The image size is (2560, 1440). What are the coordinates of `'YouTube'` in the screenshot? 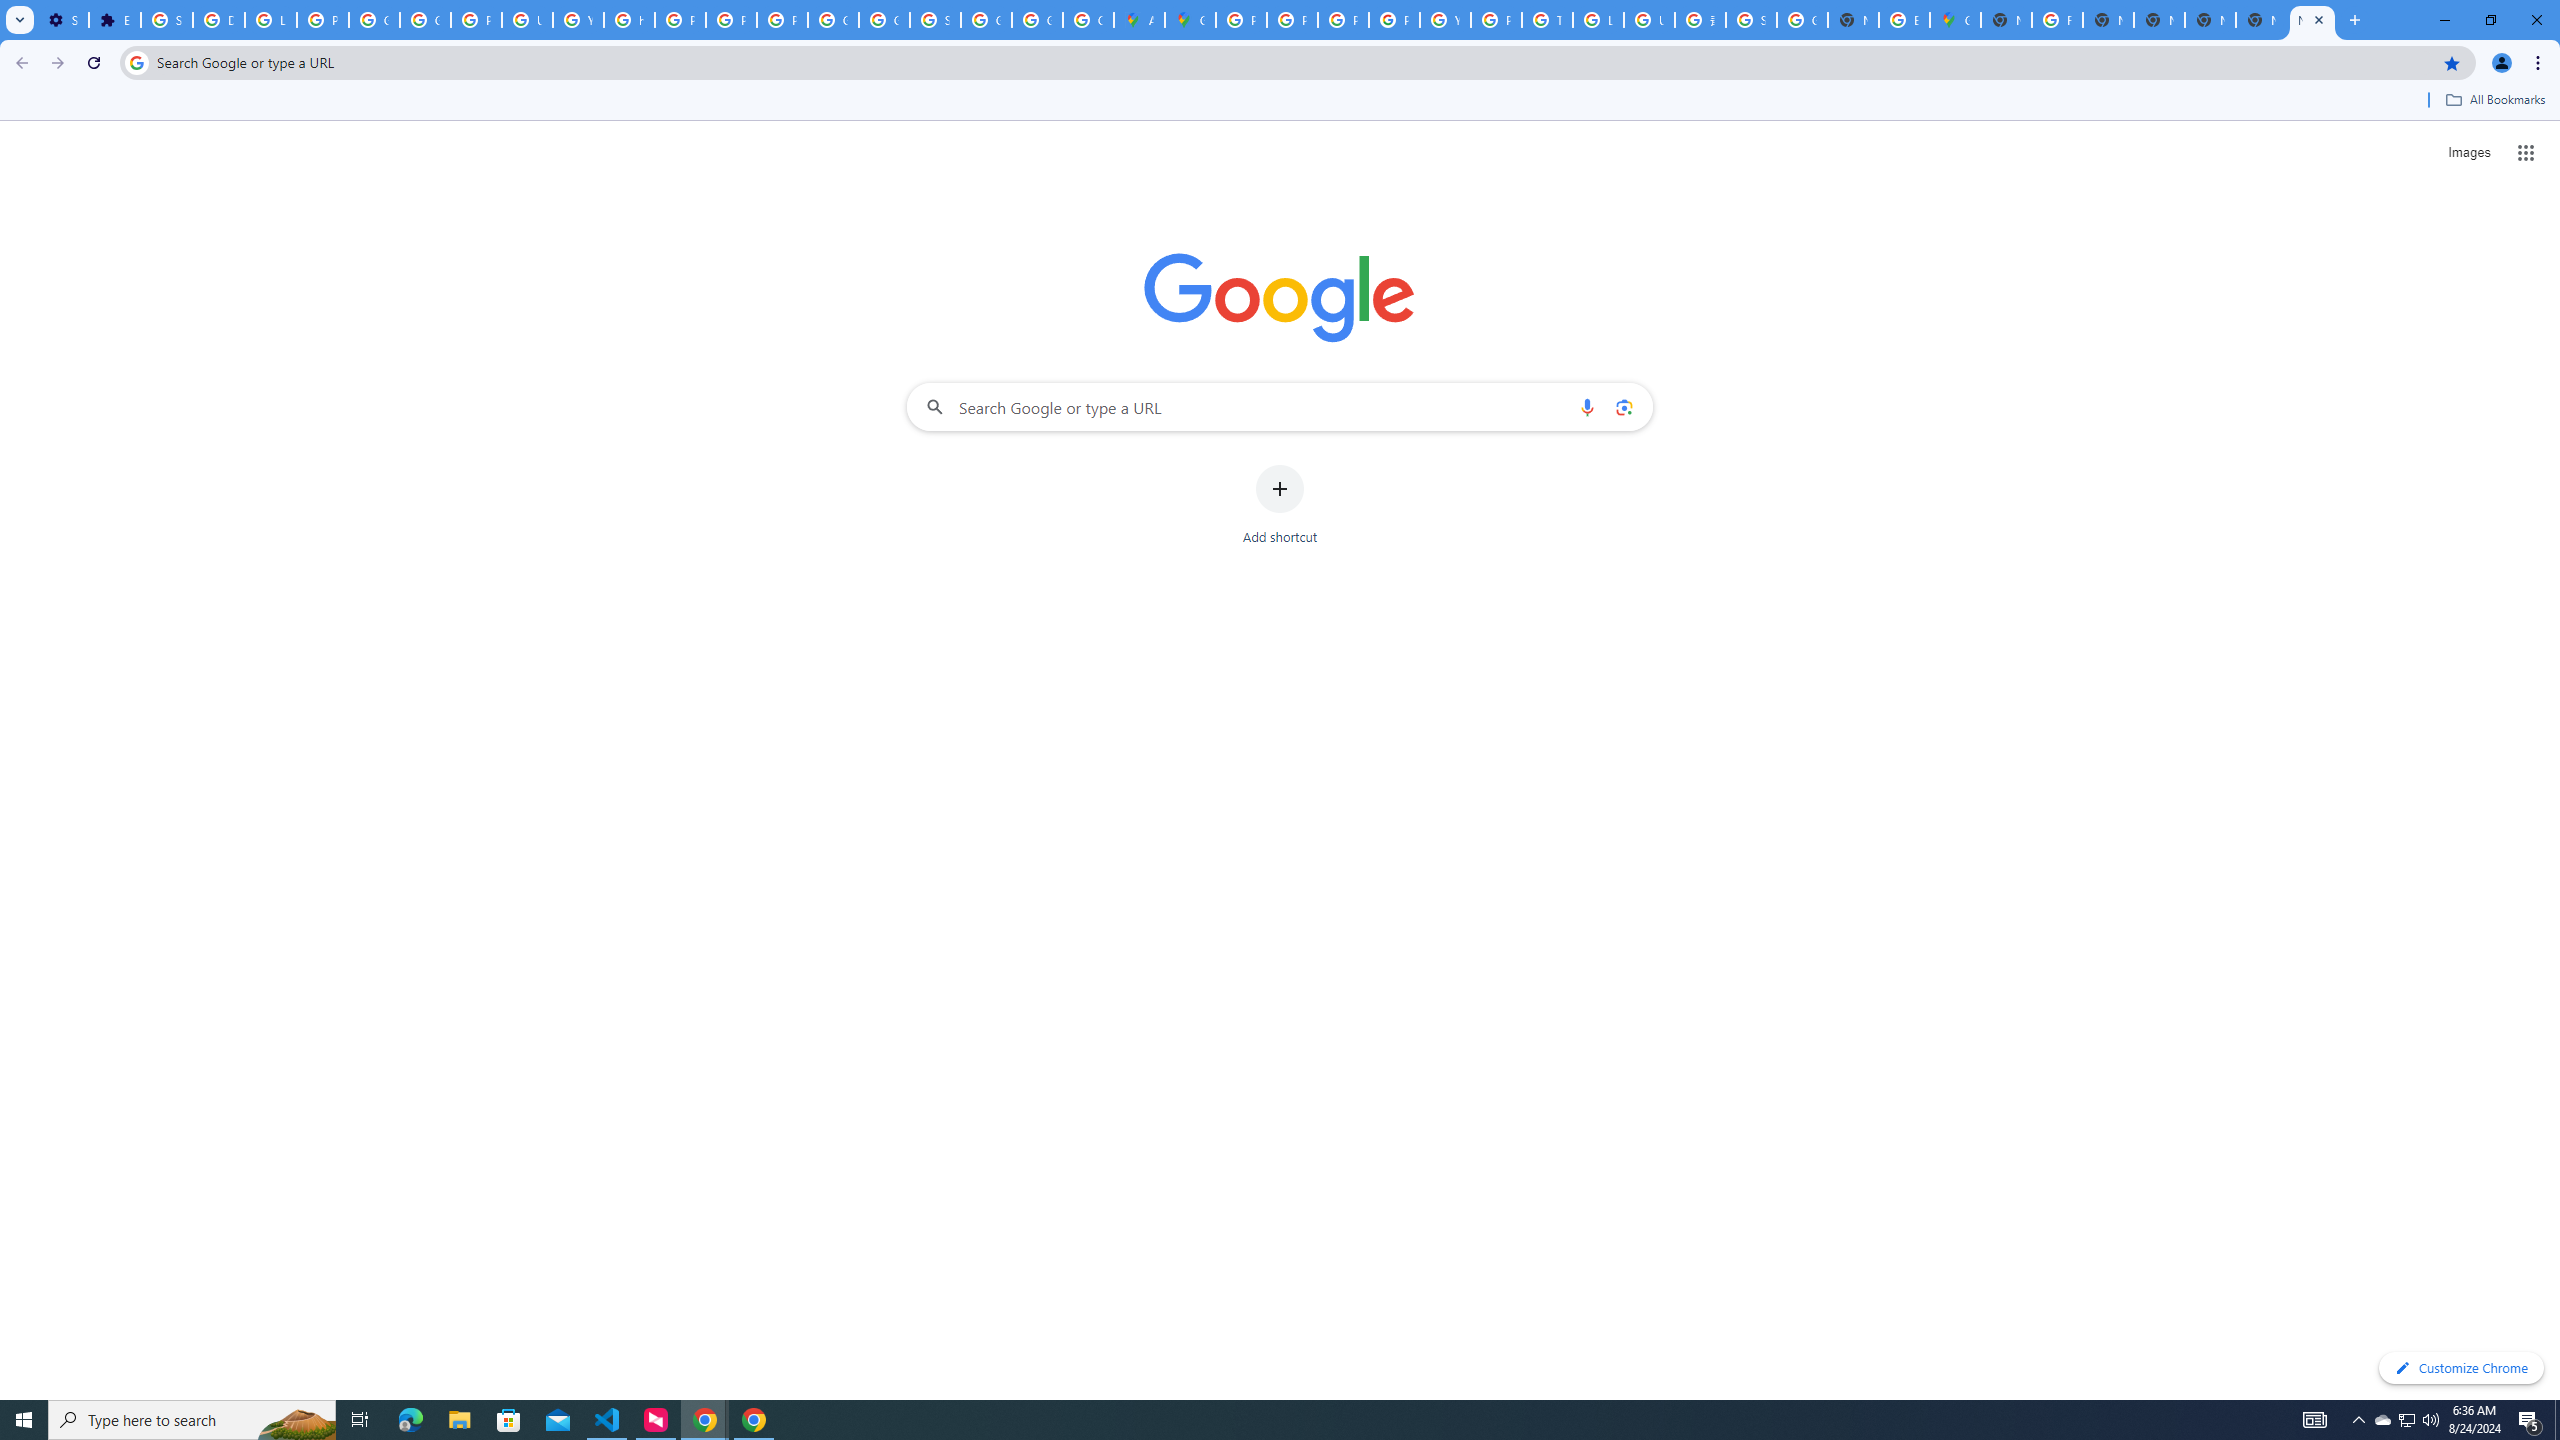 It's located at (1444, 19).